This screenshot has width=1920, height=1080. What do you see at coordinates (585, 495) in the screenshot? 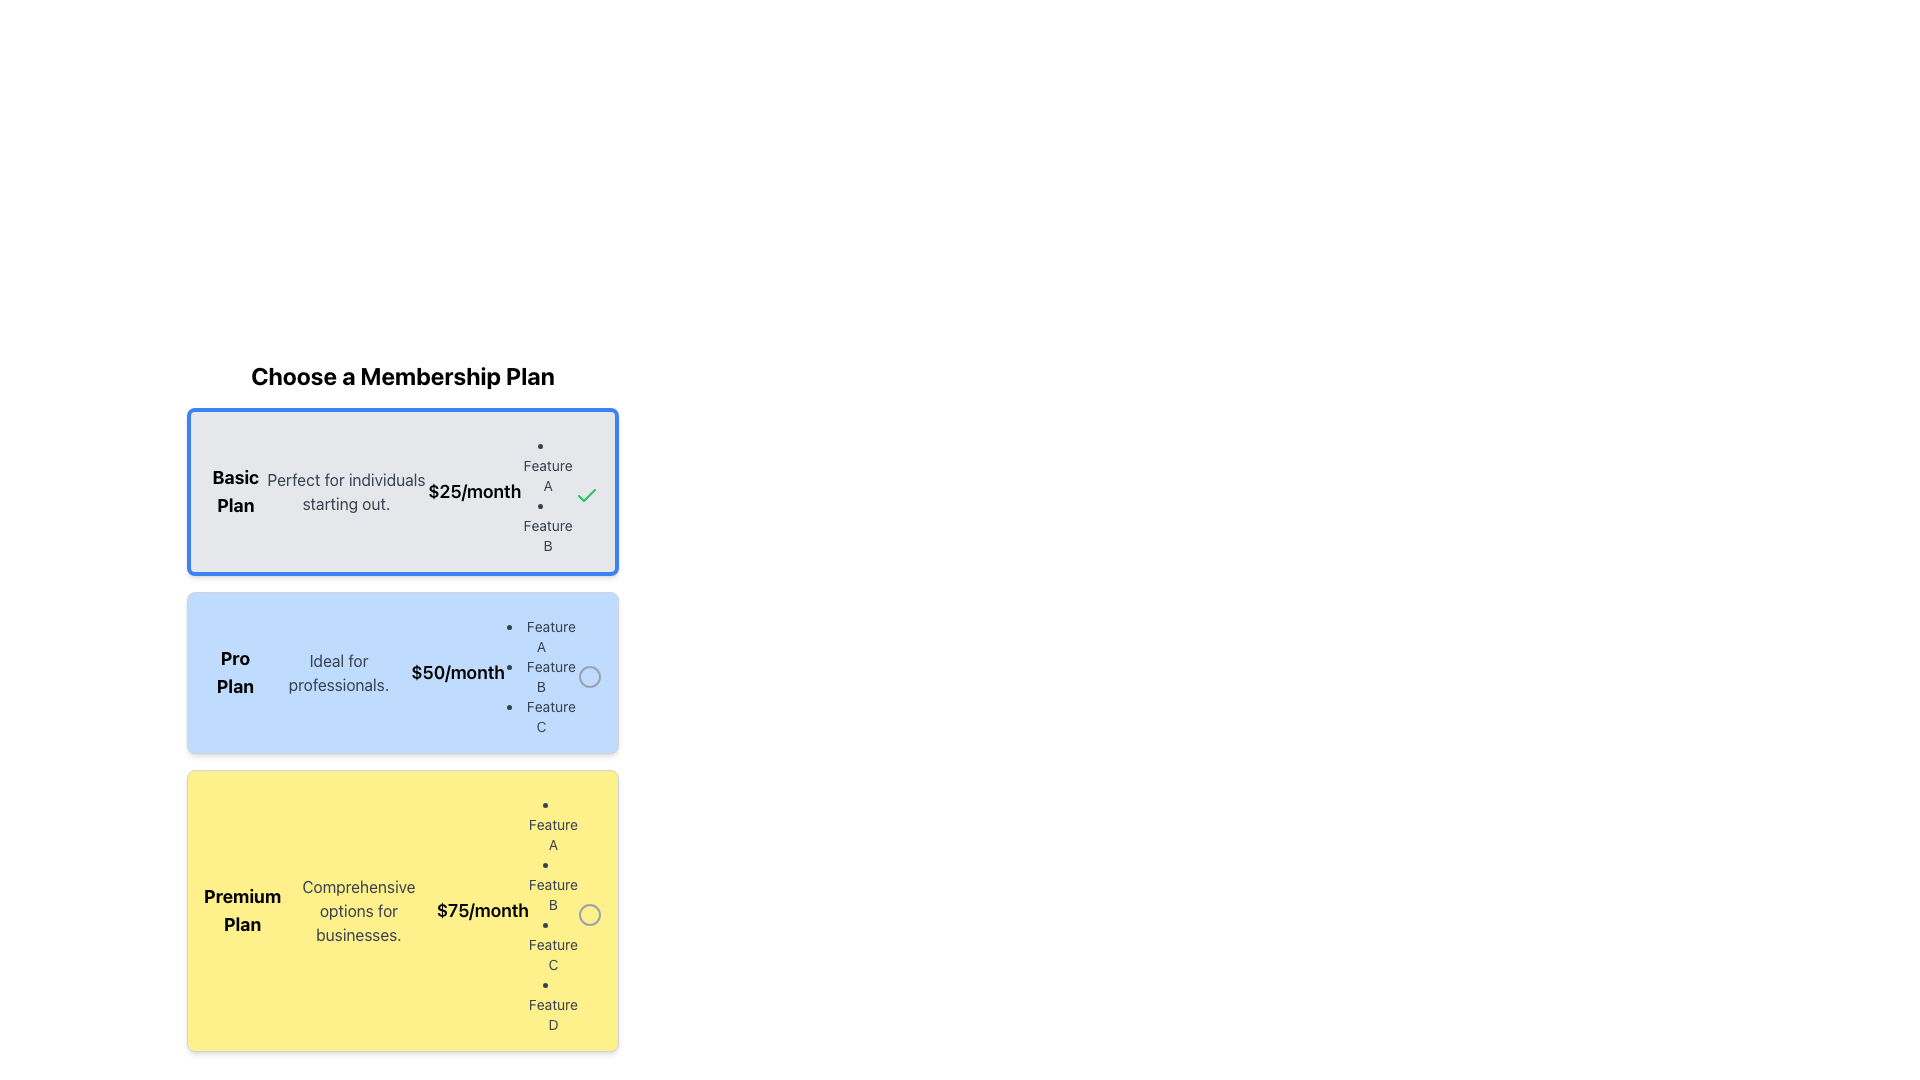
I see `the green checkmark icon indicating an active feature located in the top-right portion of the 'Basic Plan' card, near the price text '$25/month'` at bounding box center [585, 495].